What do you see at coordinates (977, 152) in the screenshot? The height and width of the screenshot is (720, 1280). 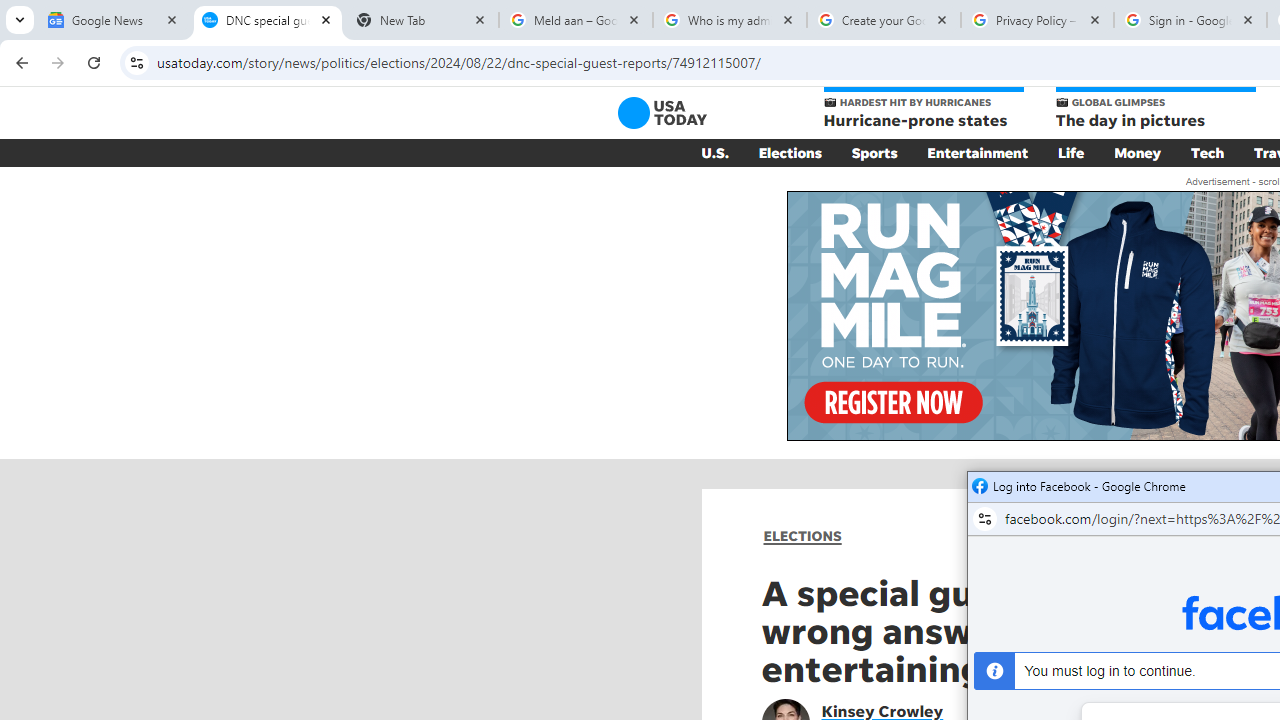 I see `'Entertainment'` at bounding box center [977, 152].